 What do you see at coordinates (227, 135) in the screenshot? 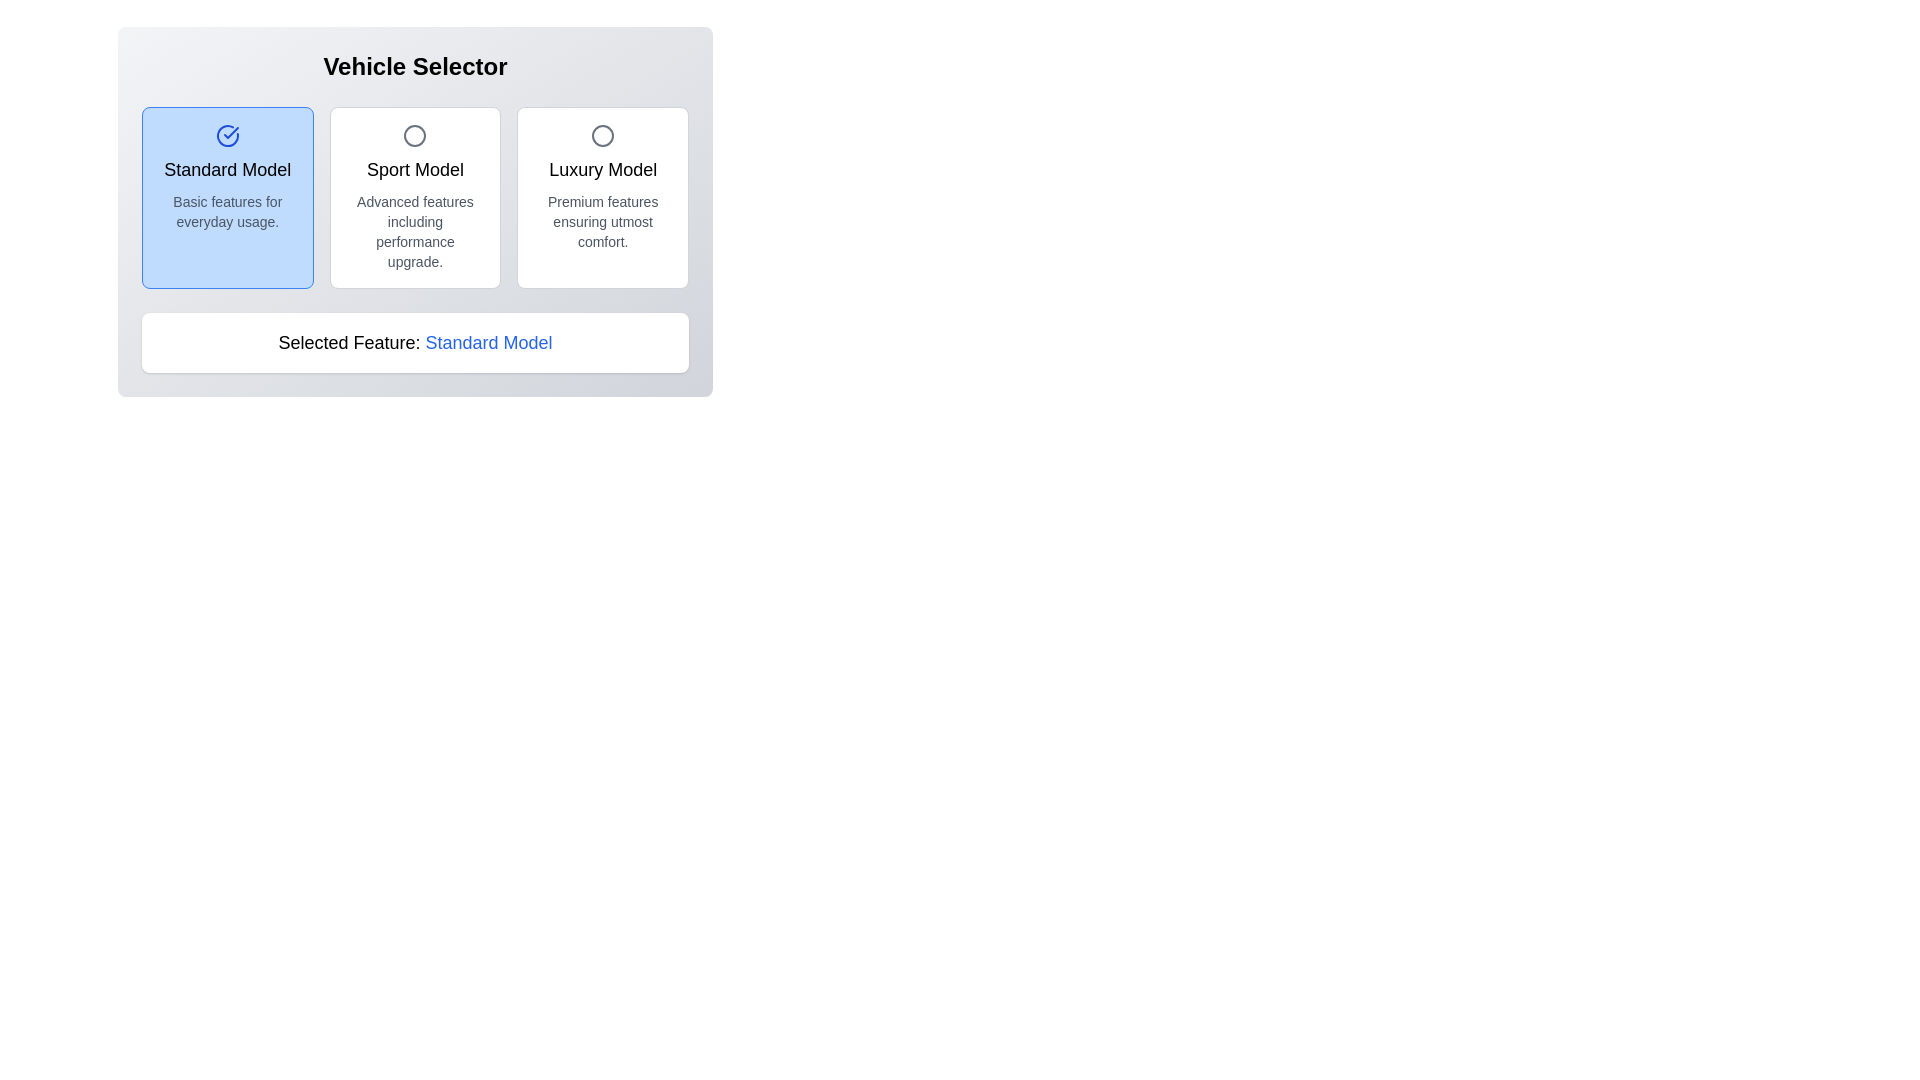
I see `the presence of the circular icon with a blue outlined checkmark in the upper-central region, indicating an active selection above the 'Standard Model' text` at bounding box center [227, 135].